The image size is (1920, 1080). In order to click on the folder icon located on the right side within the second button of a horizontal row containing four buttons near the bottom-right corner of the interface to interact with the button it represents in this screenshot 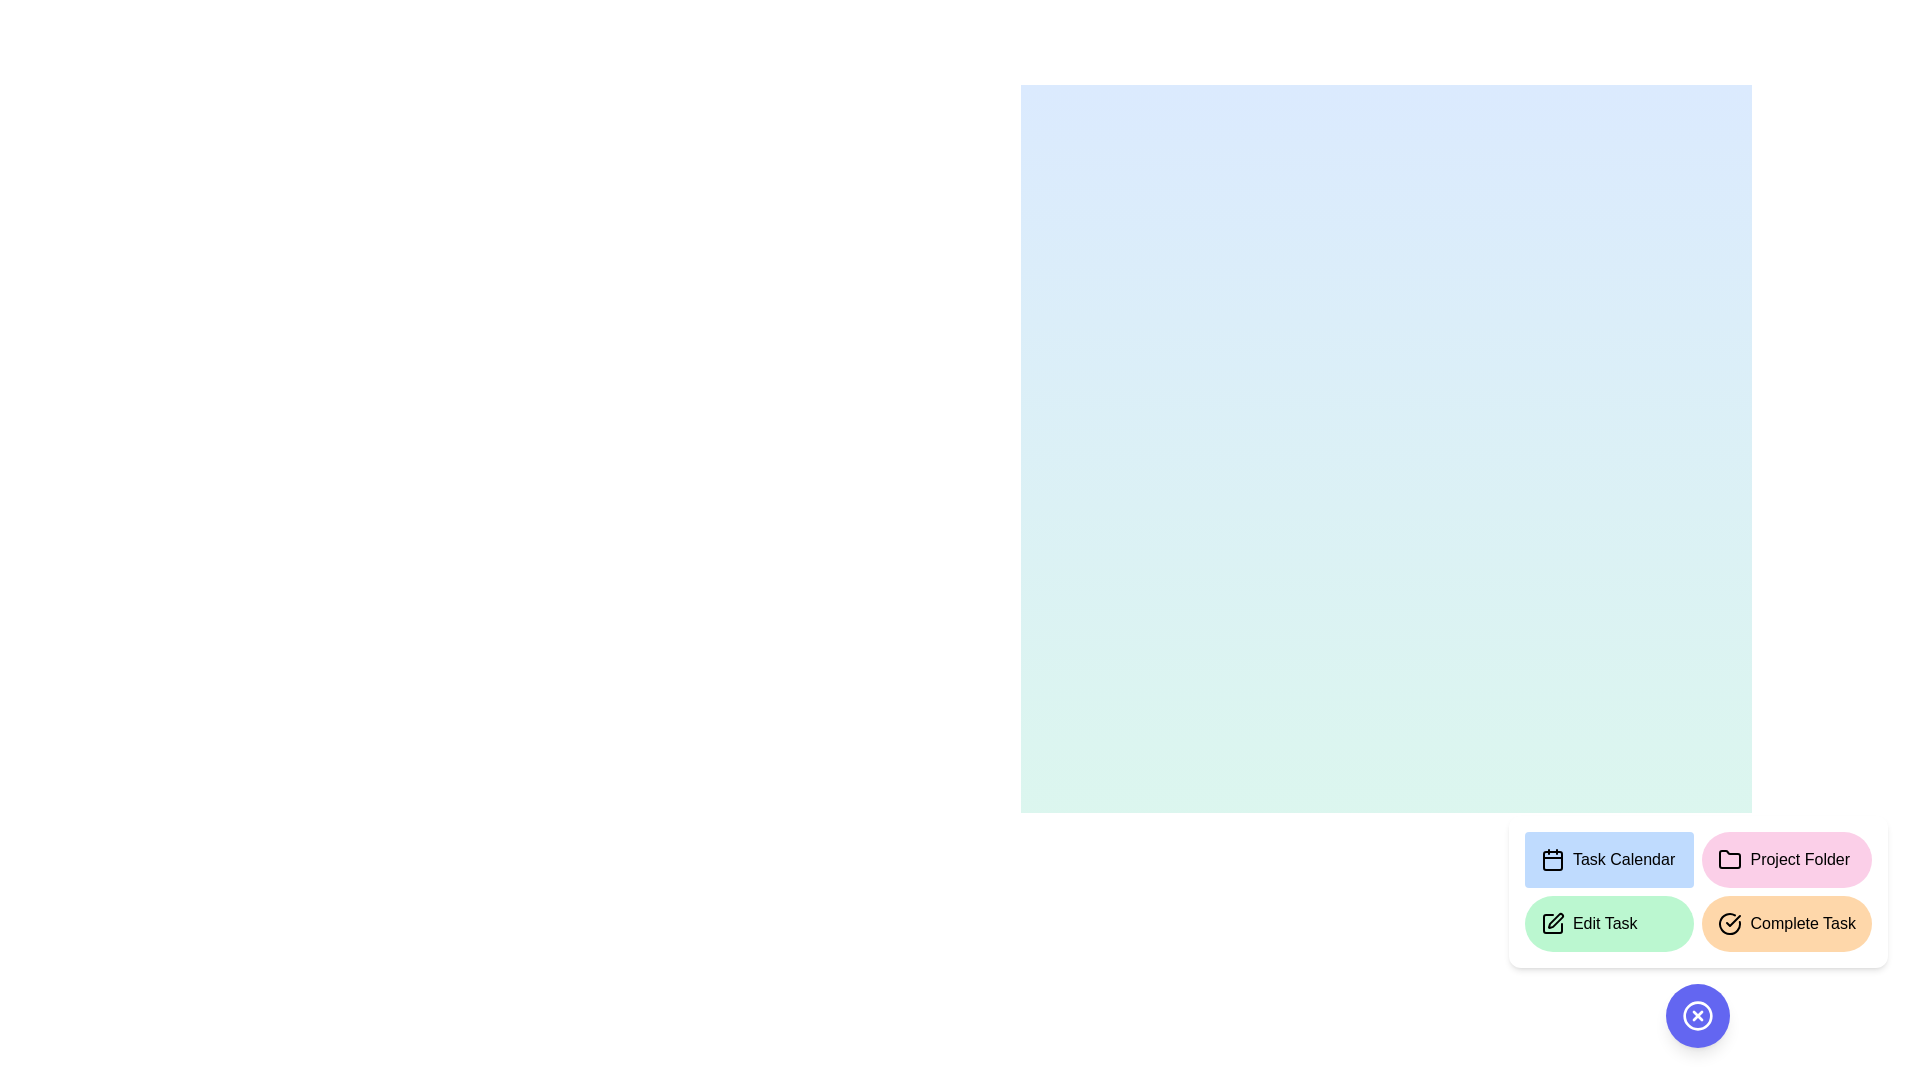, I will do `click(1728, 859)`.